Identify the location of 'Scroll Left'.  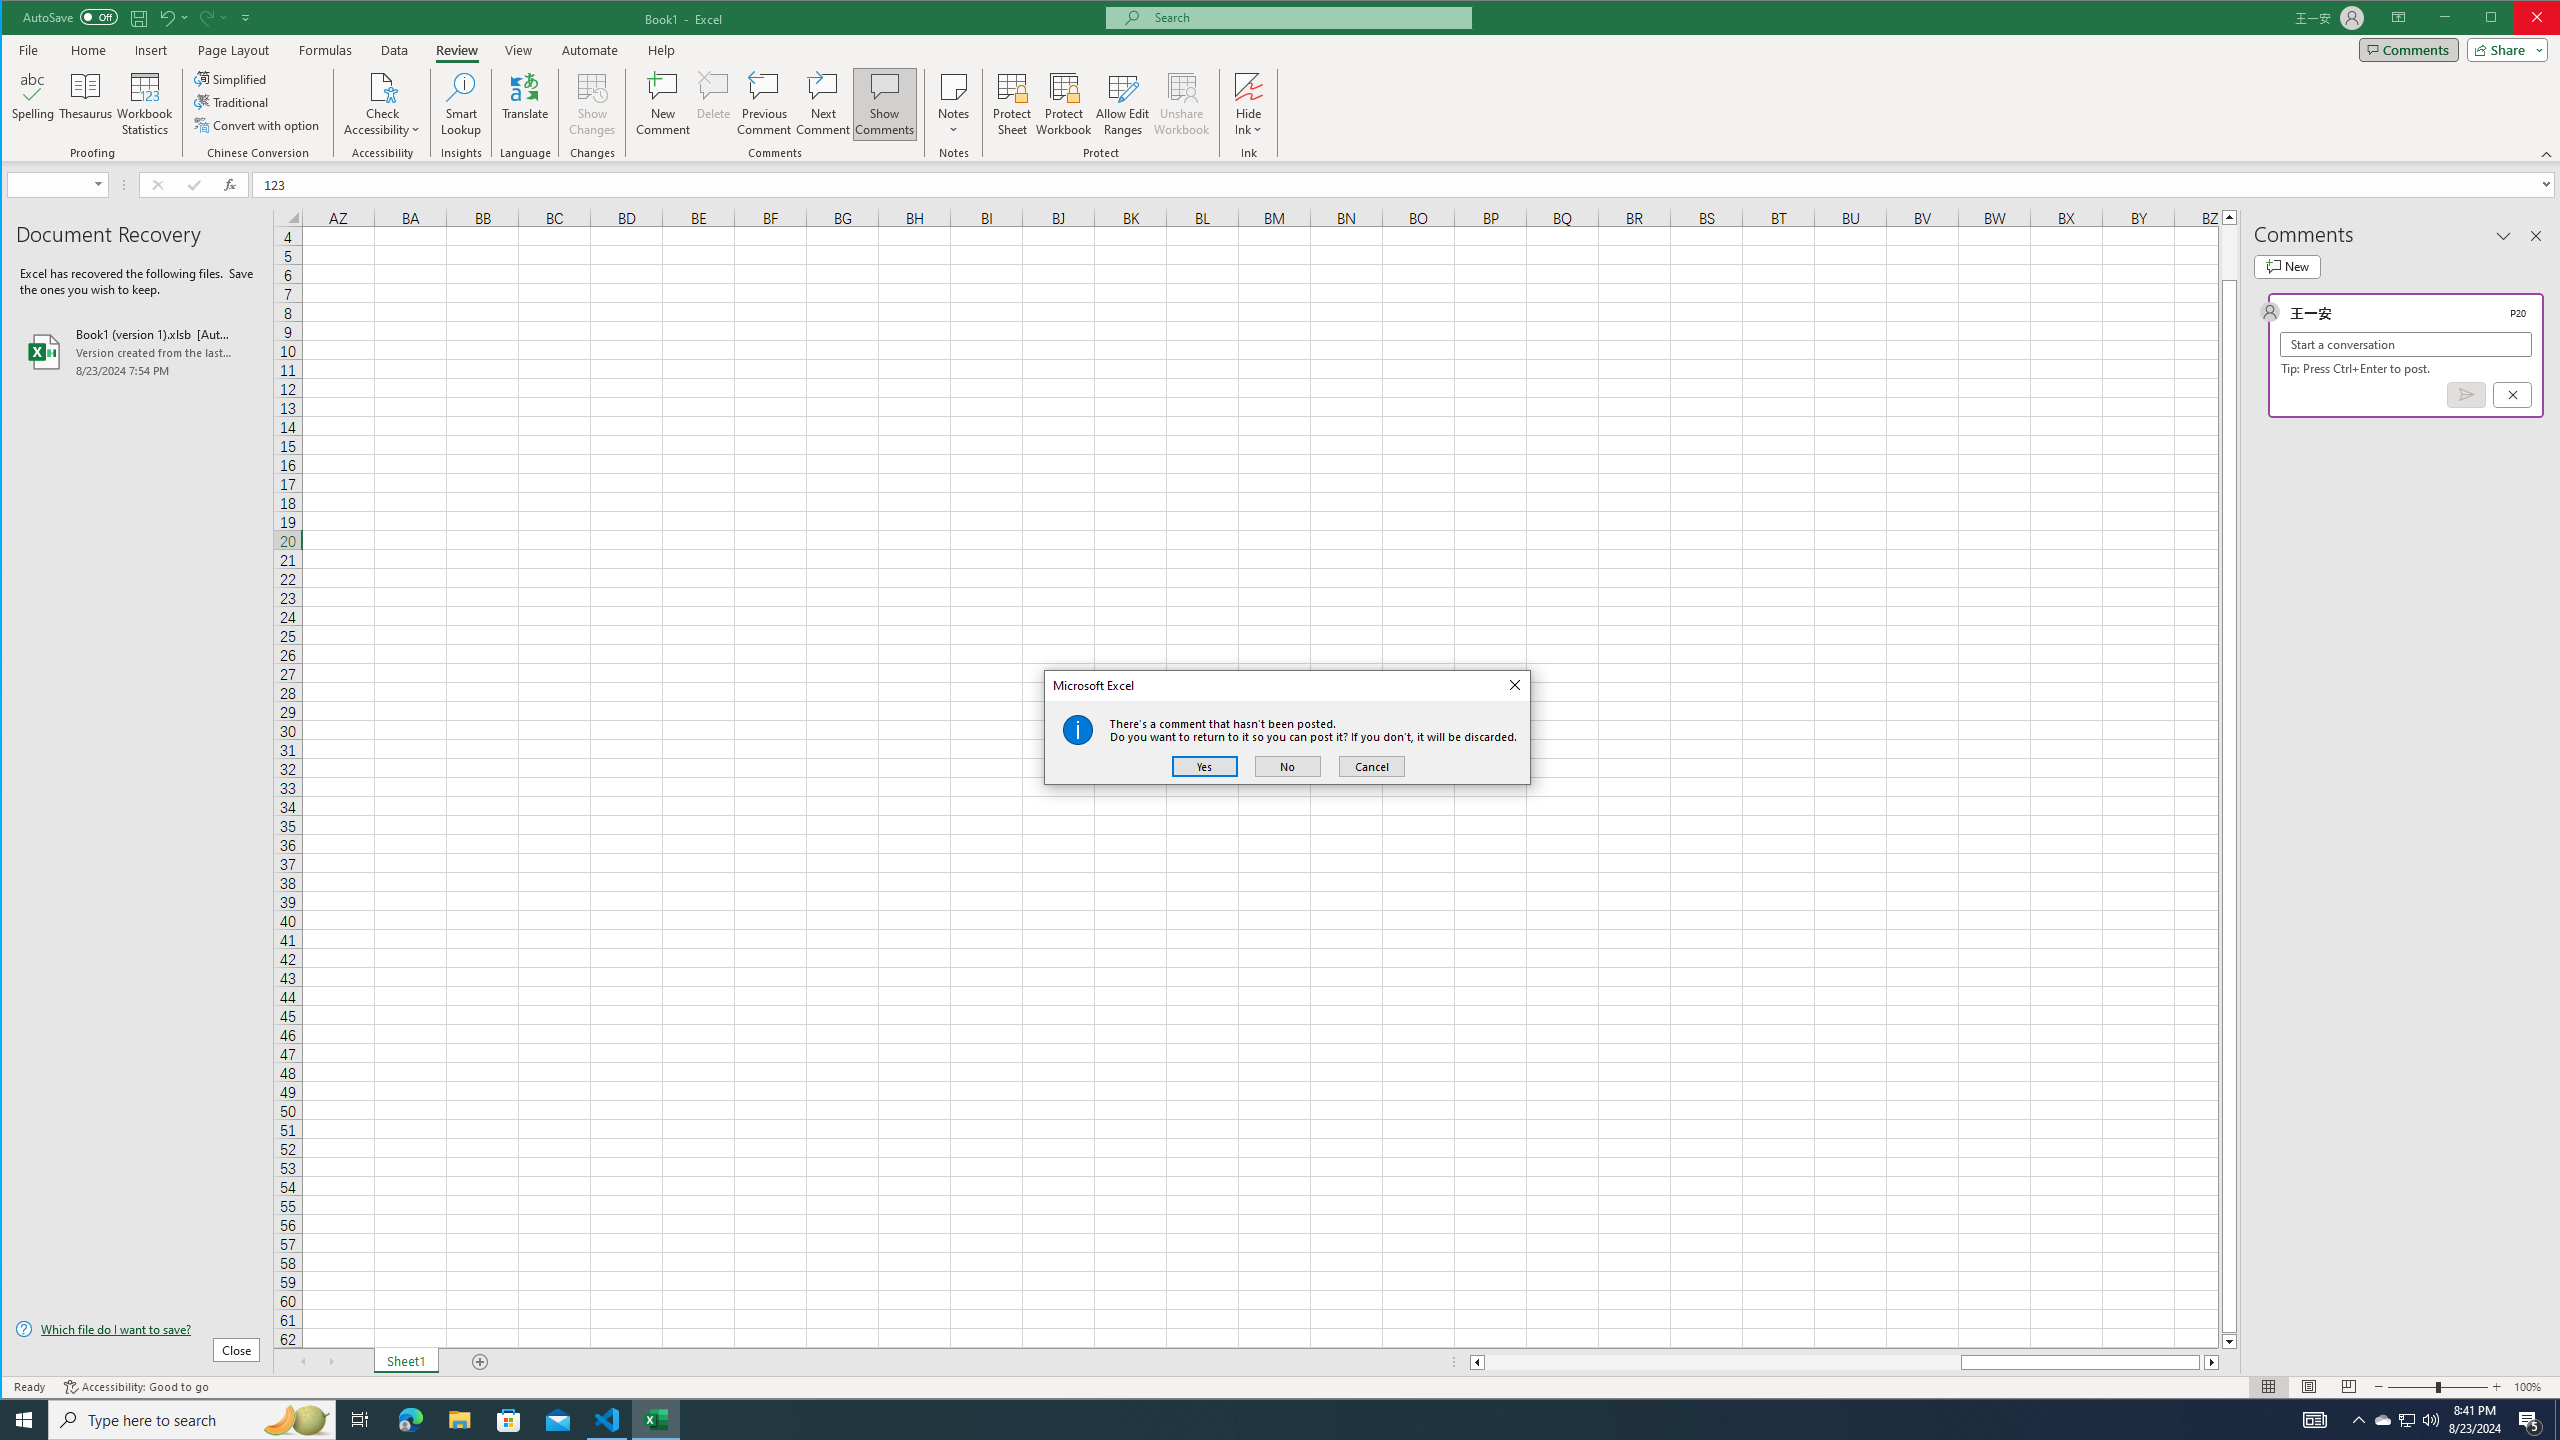
(302, 1362).